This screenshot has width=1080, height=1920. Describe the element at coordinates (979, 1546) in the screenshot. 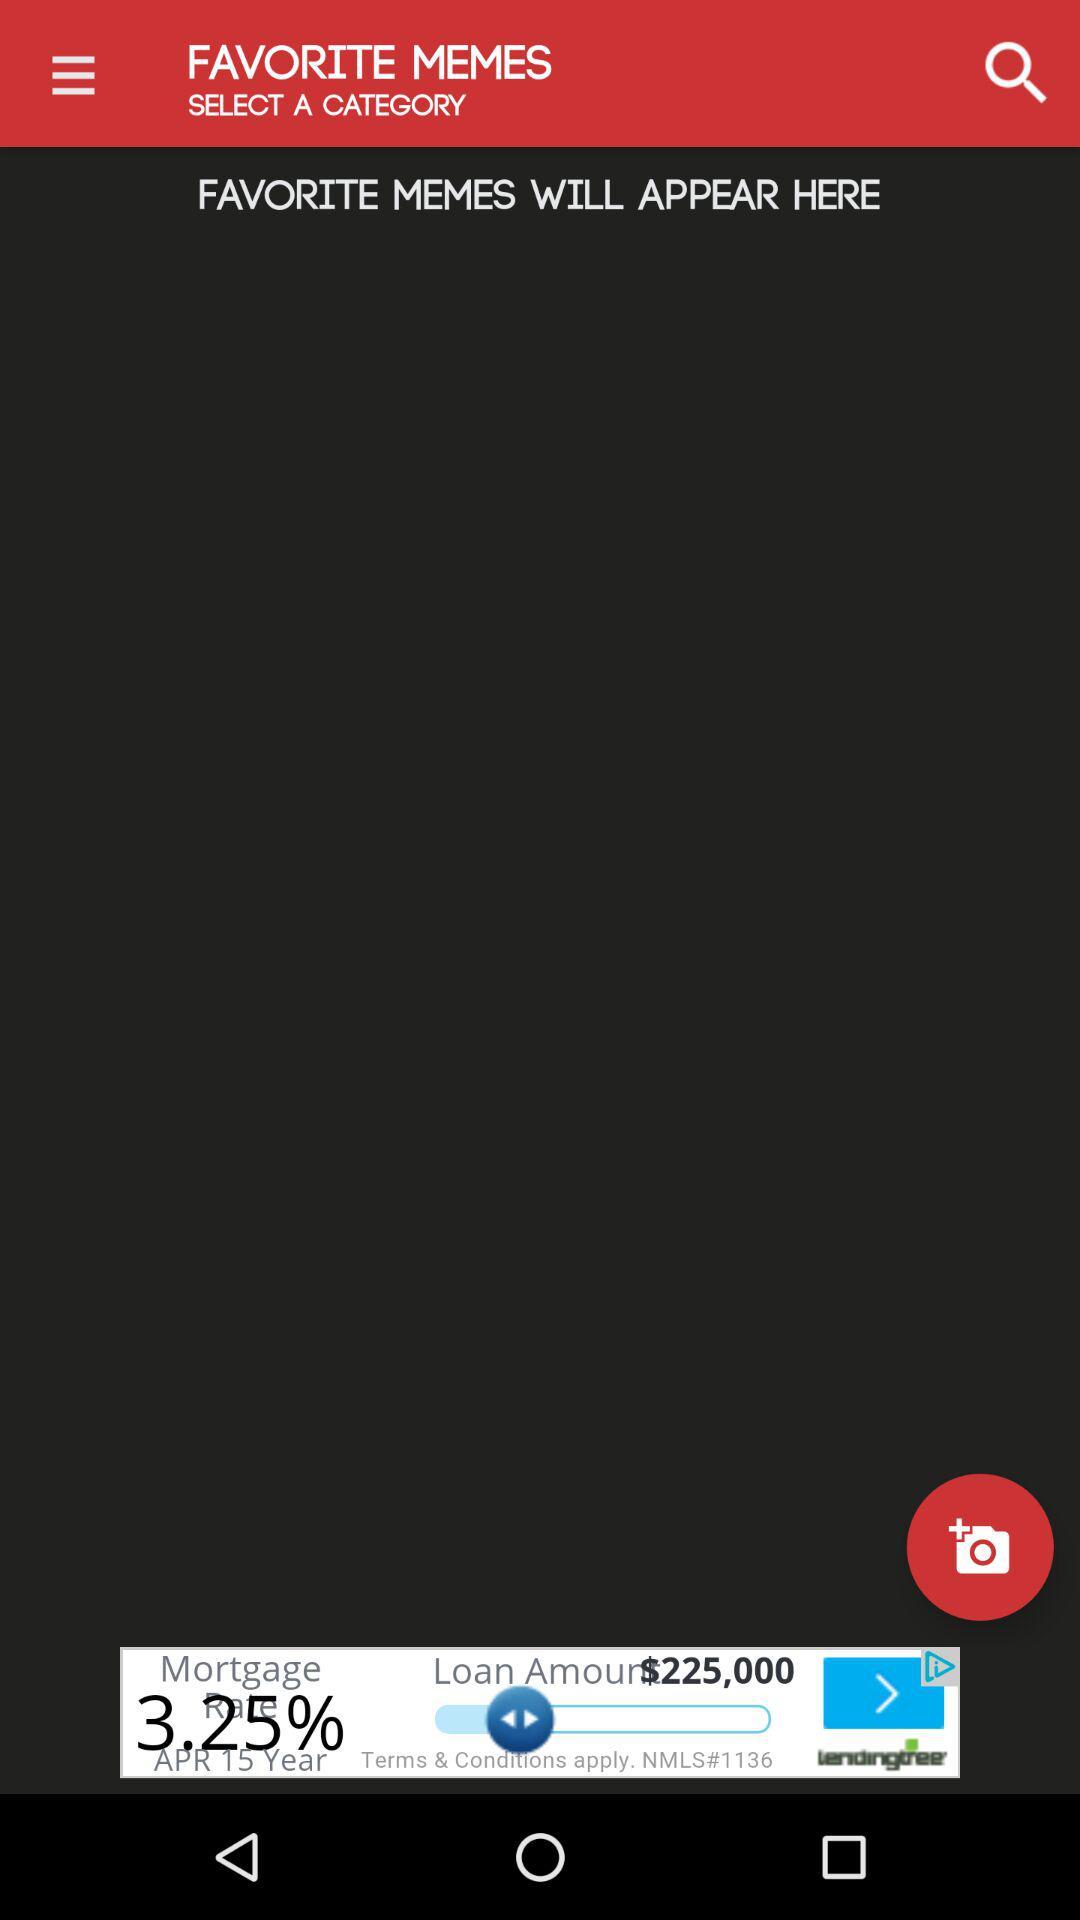

I see `a photo` at that location.